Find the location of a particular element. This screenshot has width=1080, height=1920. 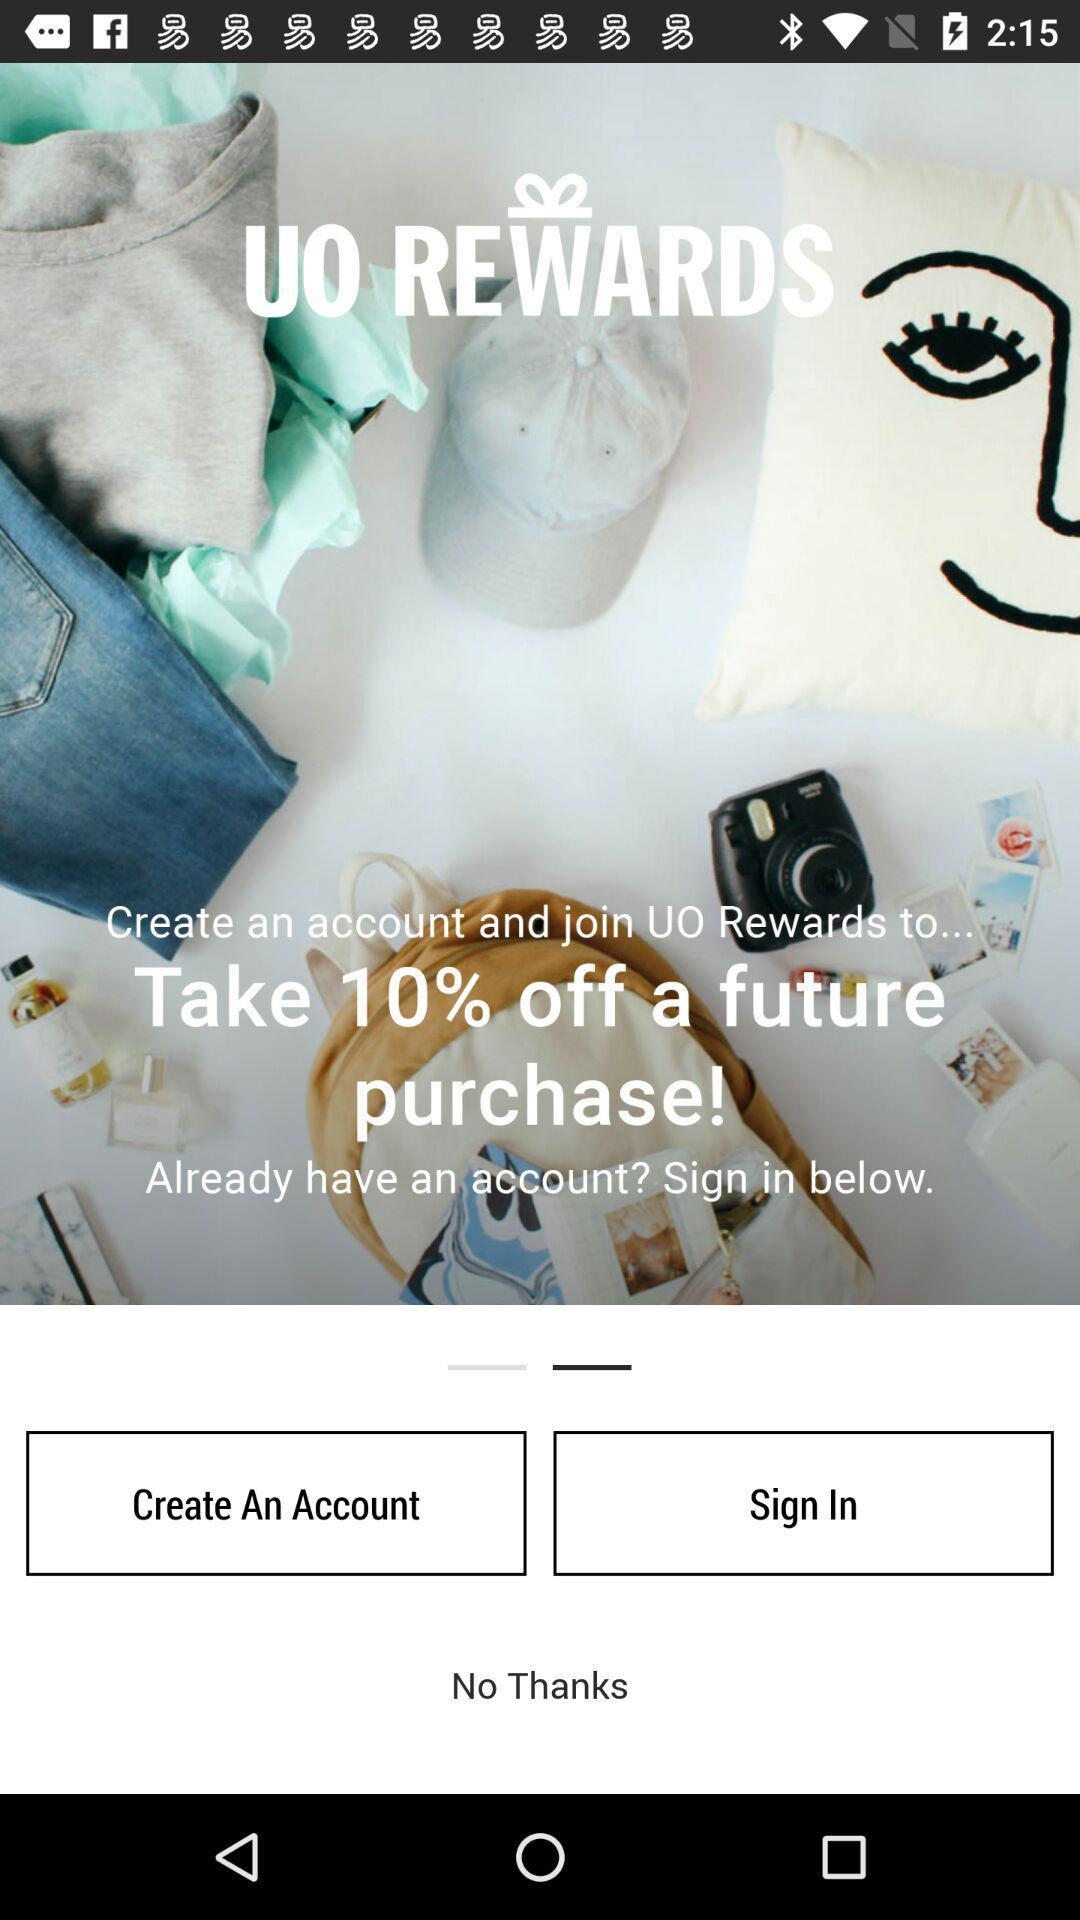

item above the no thanks item is located at coordinates (802, 1503).